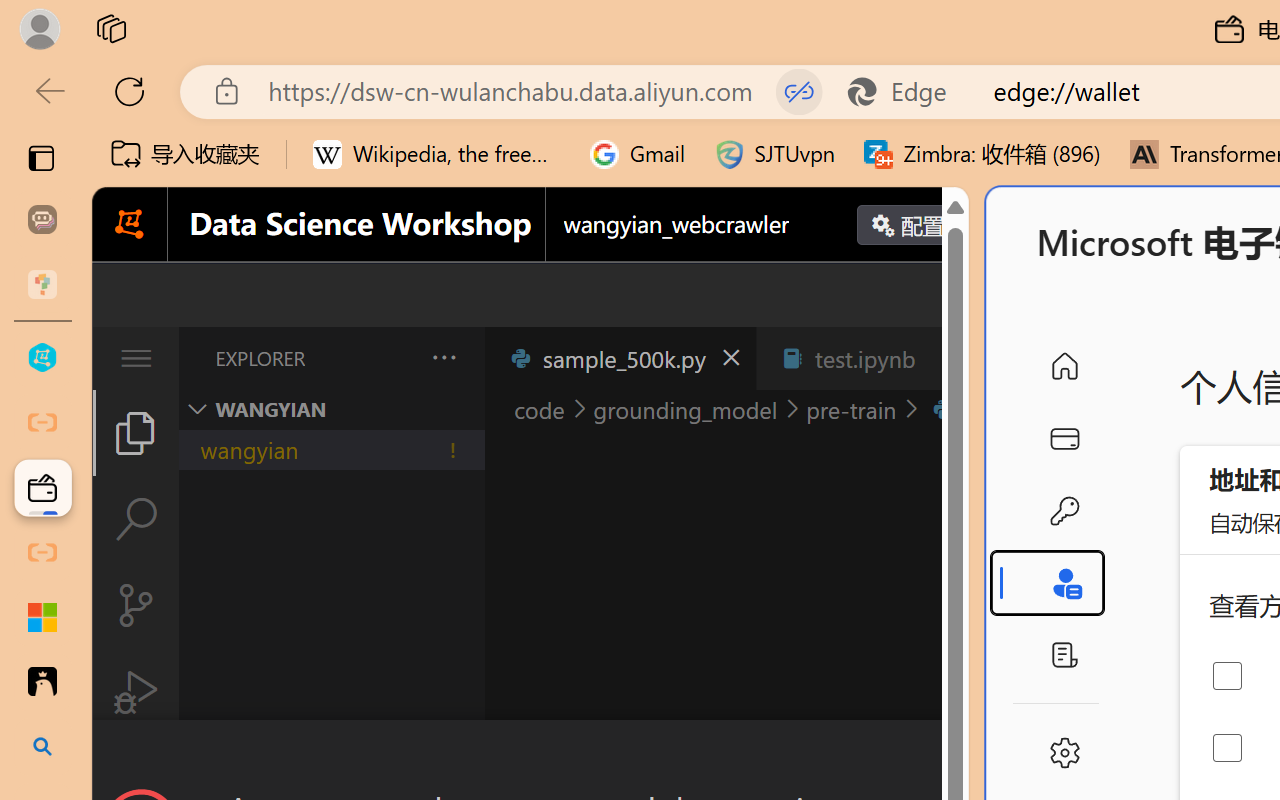  What do you see at coordinates (134, 605) in the screenshot?
I see `'Source Control (Ctrl+Shift+G)'` at bounding box center [134, 605].